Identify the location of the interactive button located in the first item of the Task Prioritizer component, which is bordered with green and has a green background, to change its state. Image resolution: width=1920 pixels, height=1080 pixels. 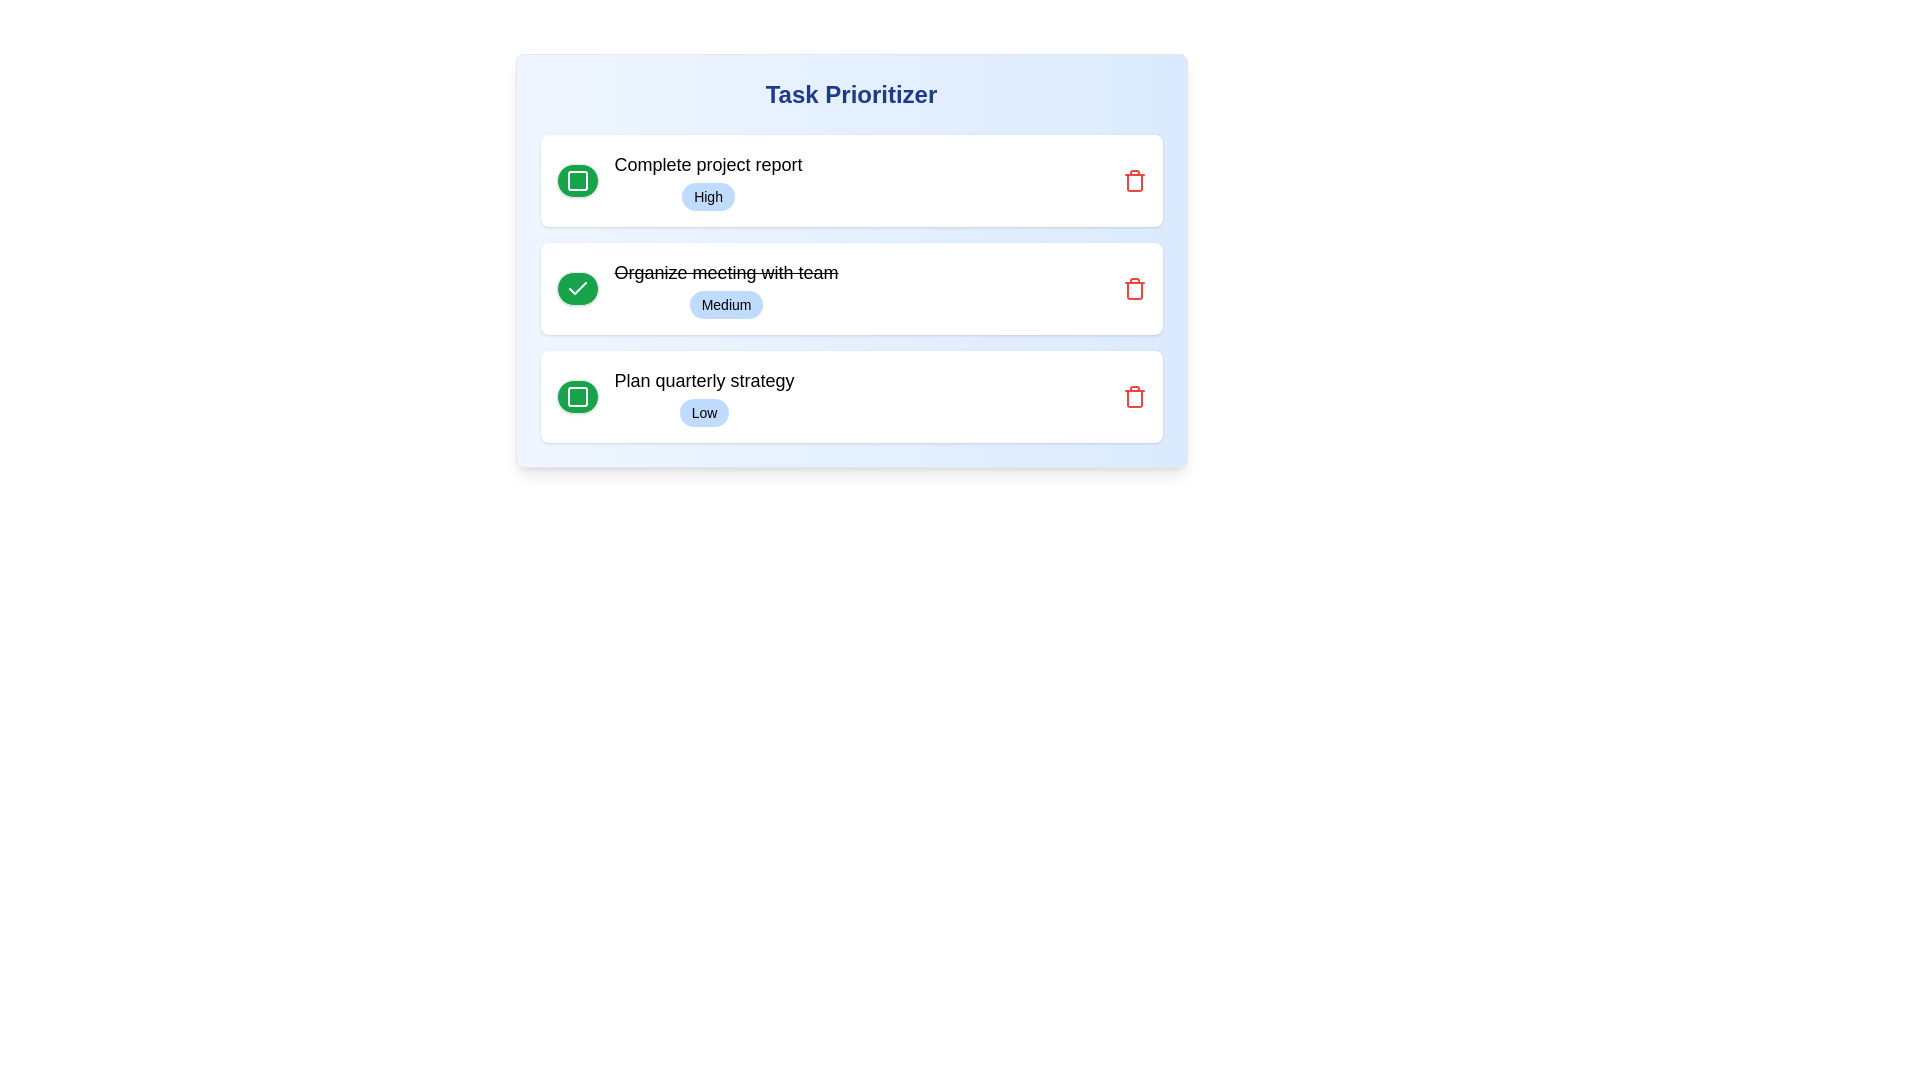
(576, 181).